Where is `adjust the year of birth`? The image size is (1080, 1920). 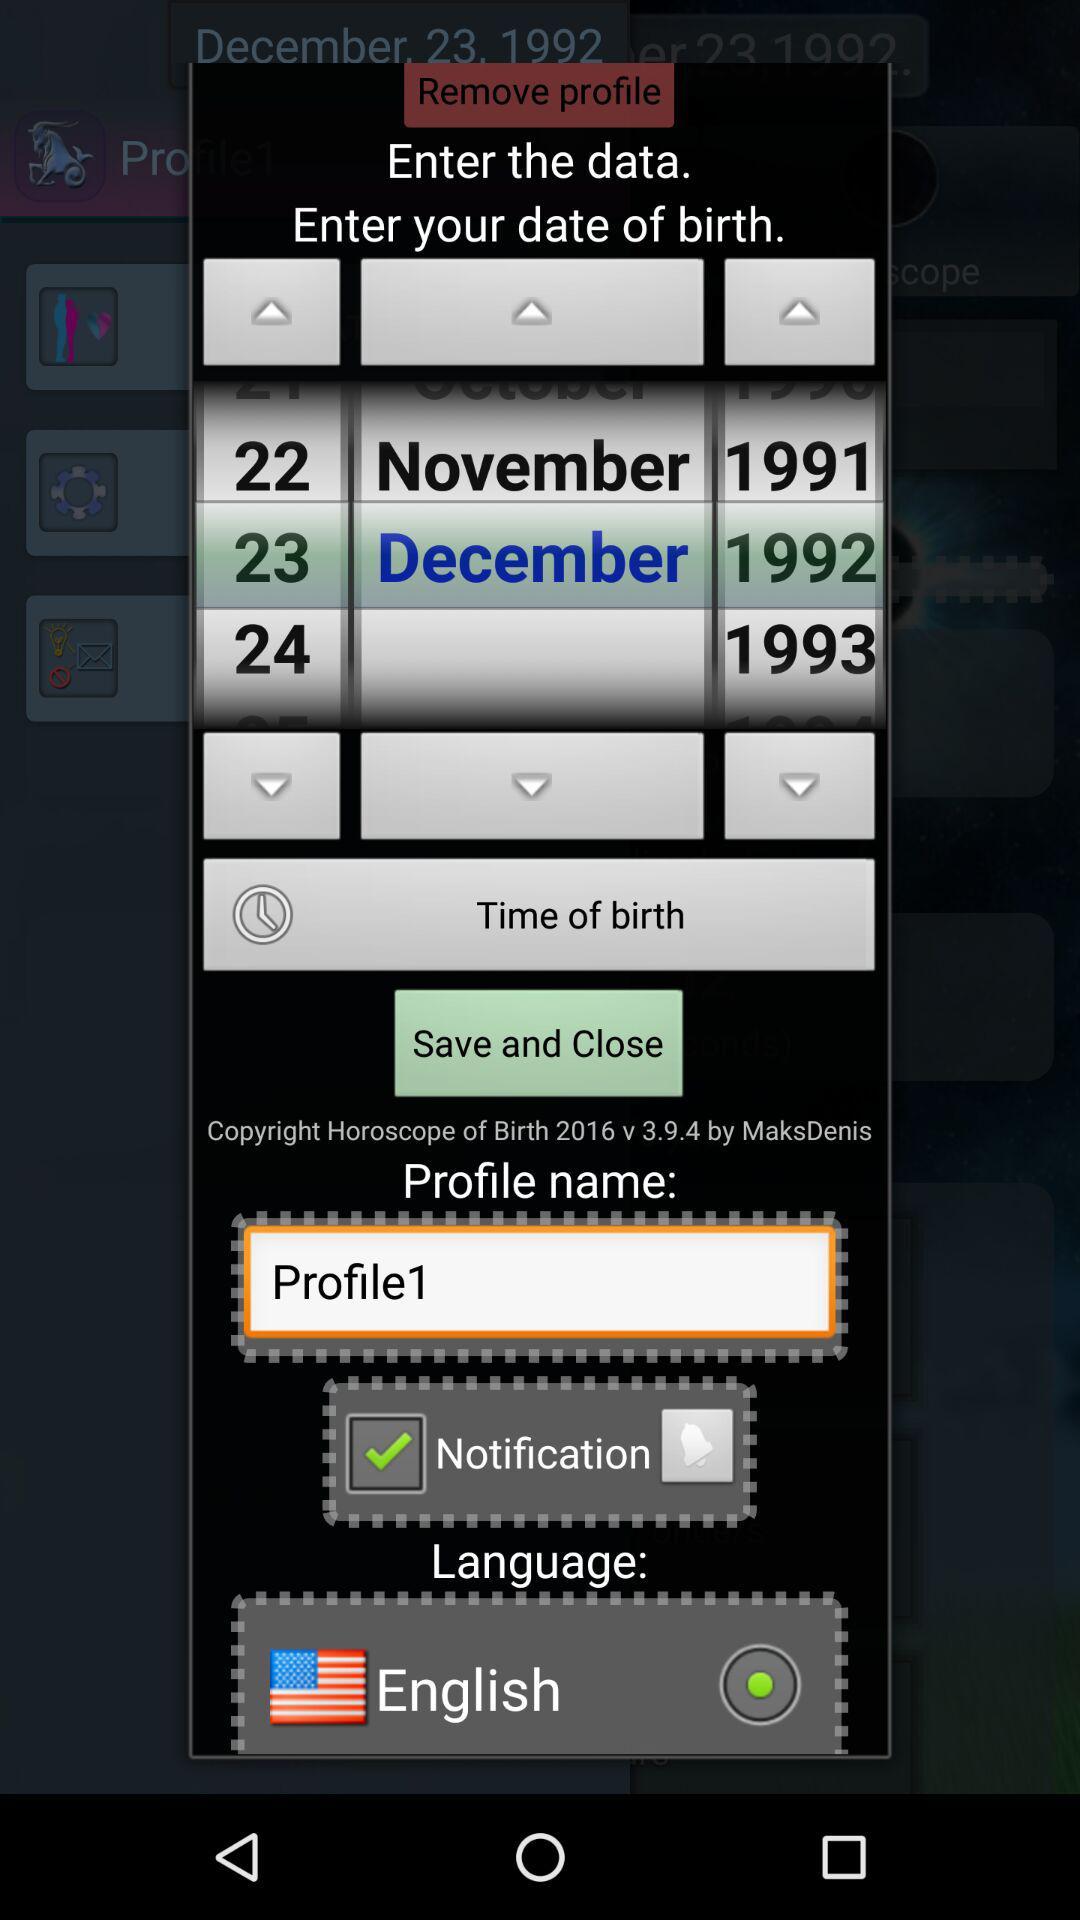
adjust the year of birth is located at coordinates (799, 316).